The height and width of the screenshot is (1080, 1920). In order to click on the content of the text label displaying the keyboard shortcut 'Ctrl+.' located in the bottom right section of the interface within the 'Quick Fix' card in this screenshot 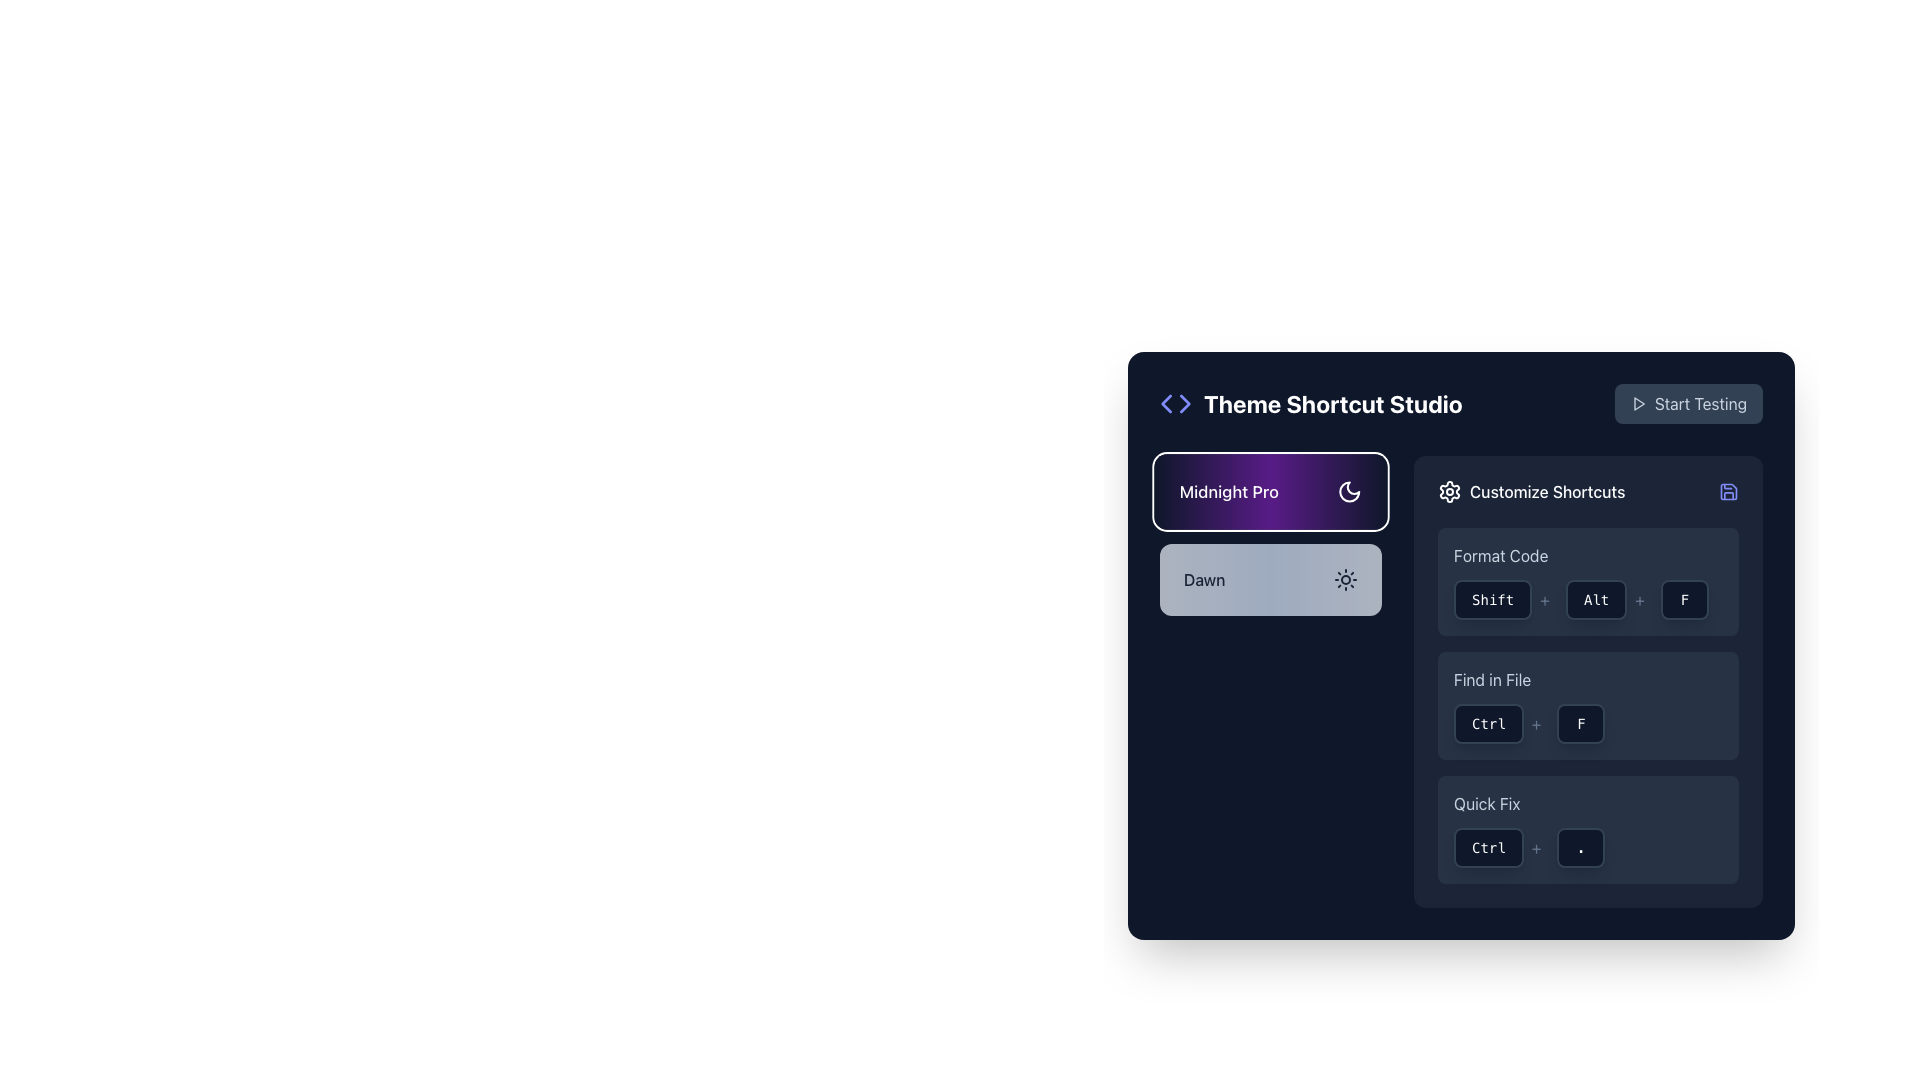, I will do `click(1587, 848)`.